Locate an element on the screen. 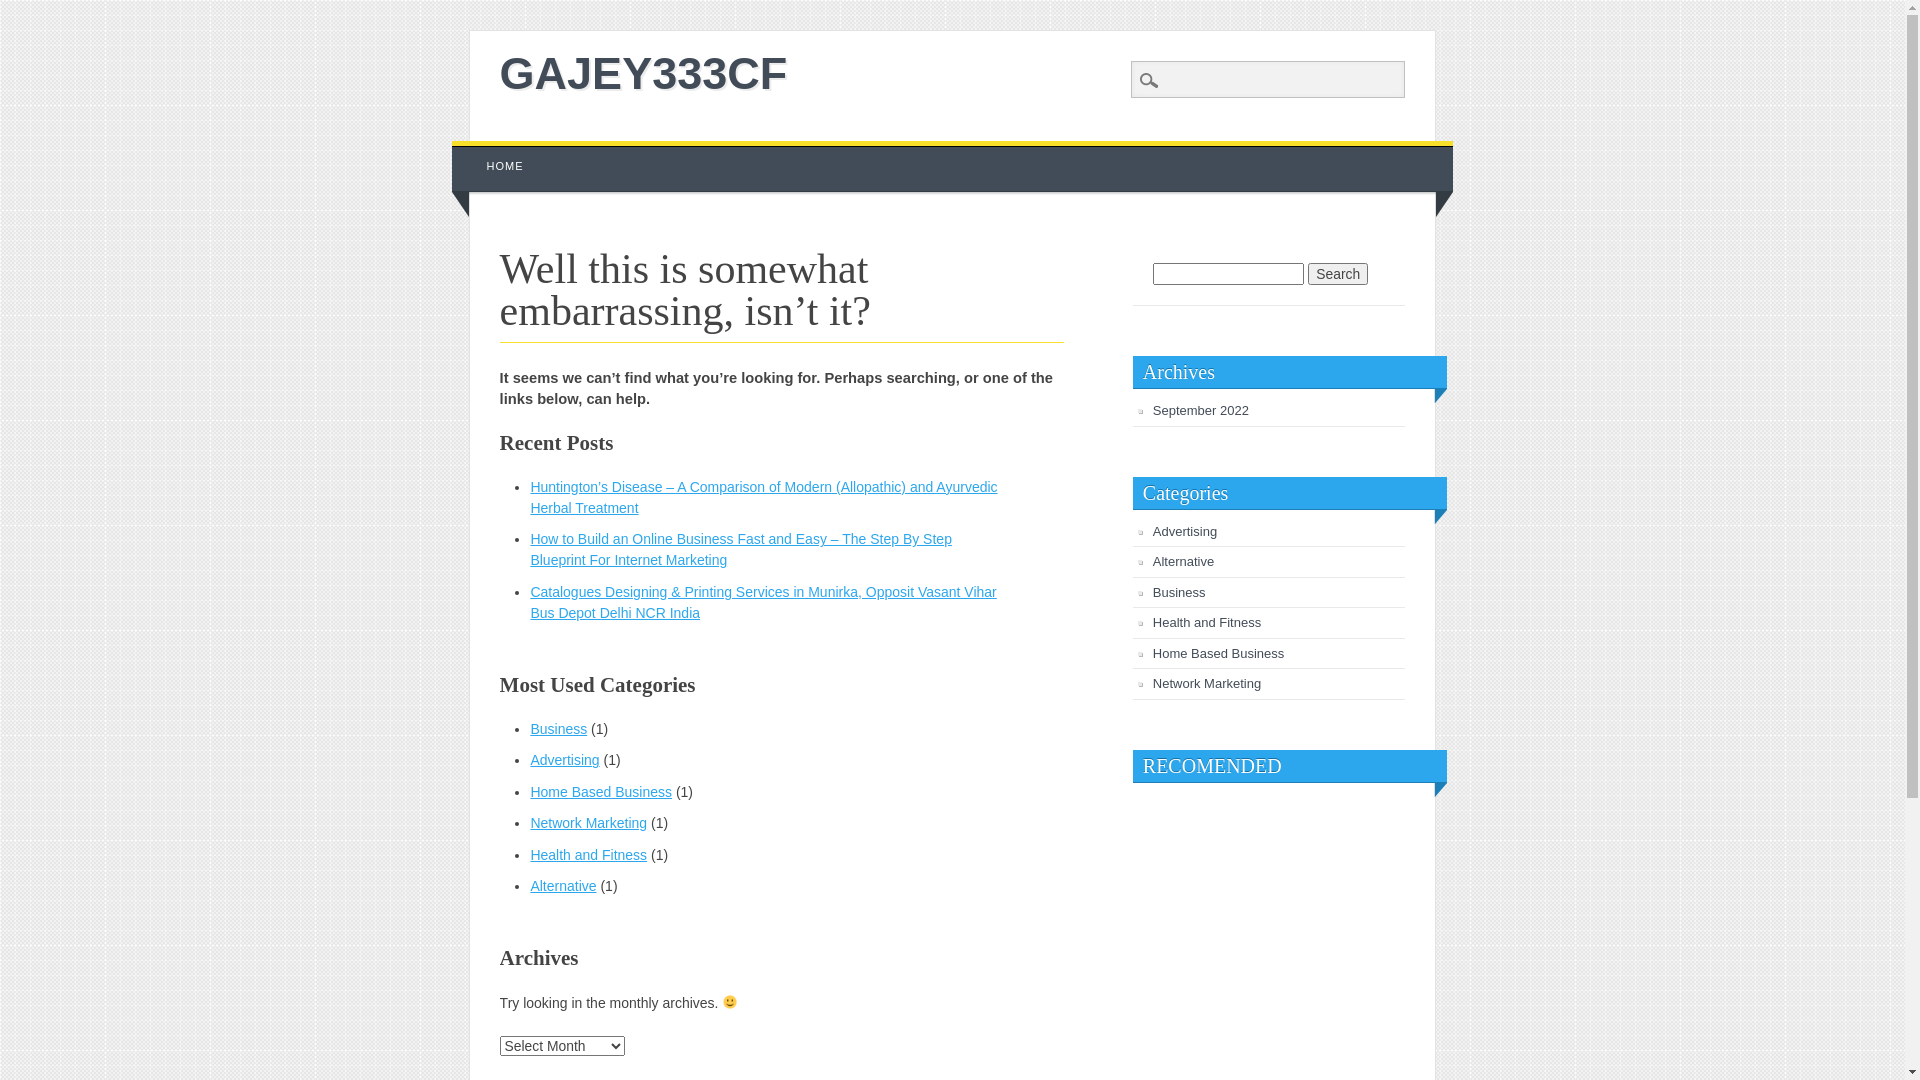  'Home Based Business' is located at coordinates (599, 790).